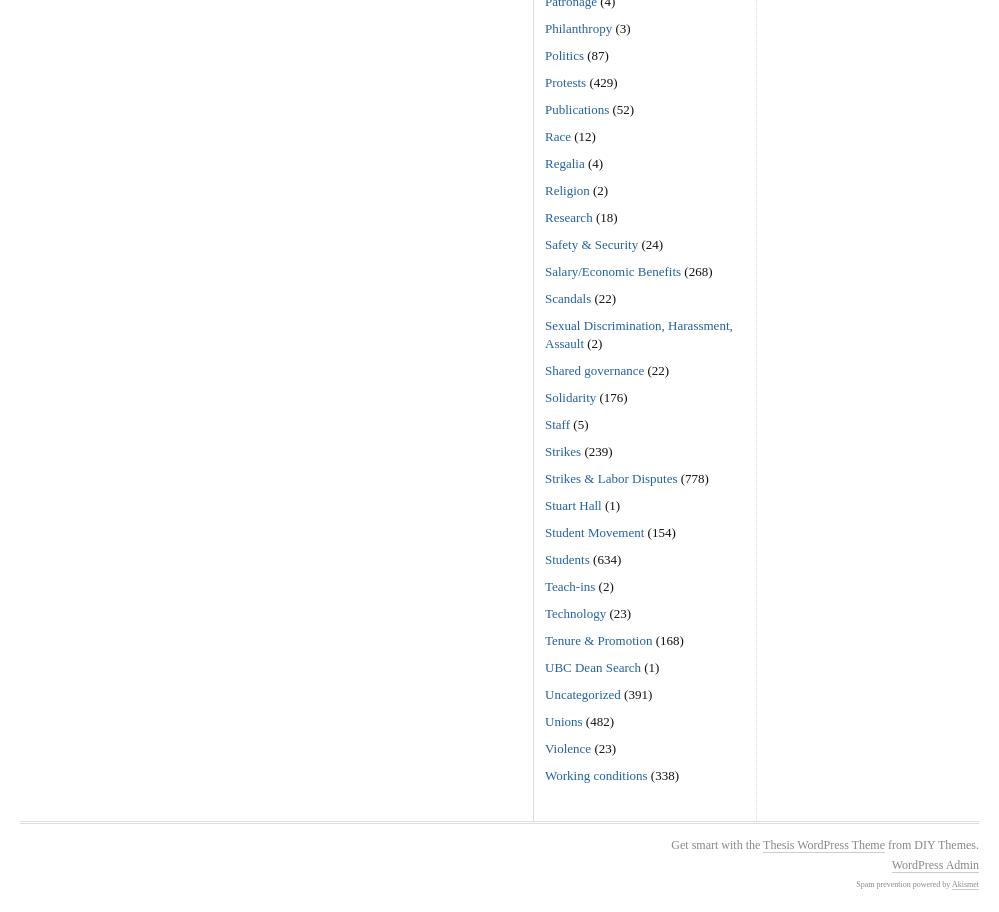  What do you see at coordinates (823, 843) in the screenshot?
I see `'Thesis WordPress Theme'` at bounding box center [823, 843].